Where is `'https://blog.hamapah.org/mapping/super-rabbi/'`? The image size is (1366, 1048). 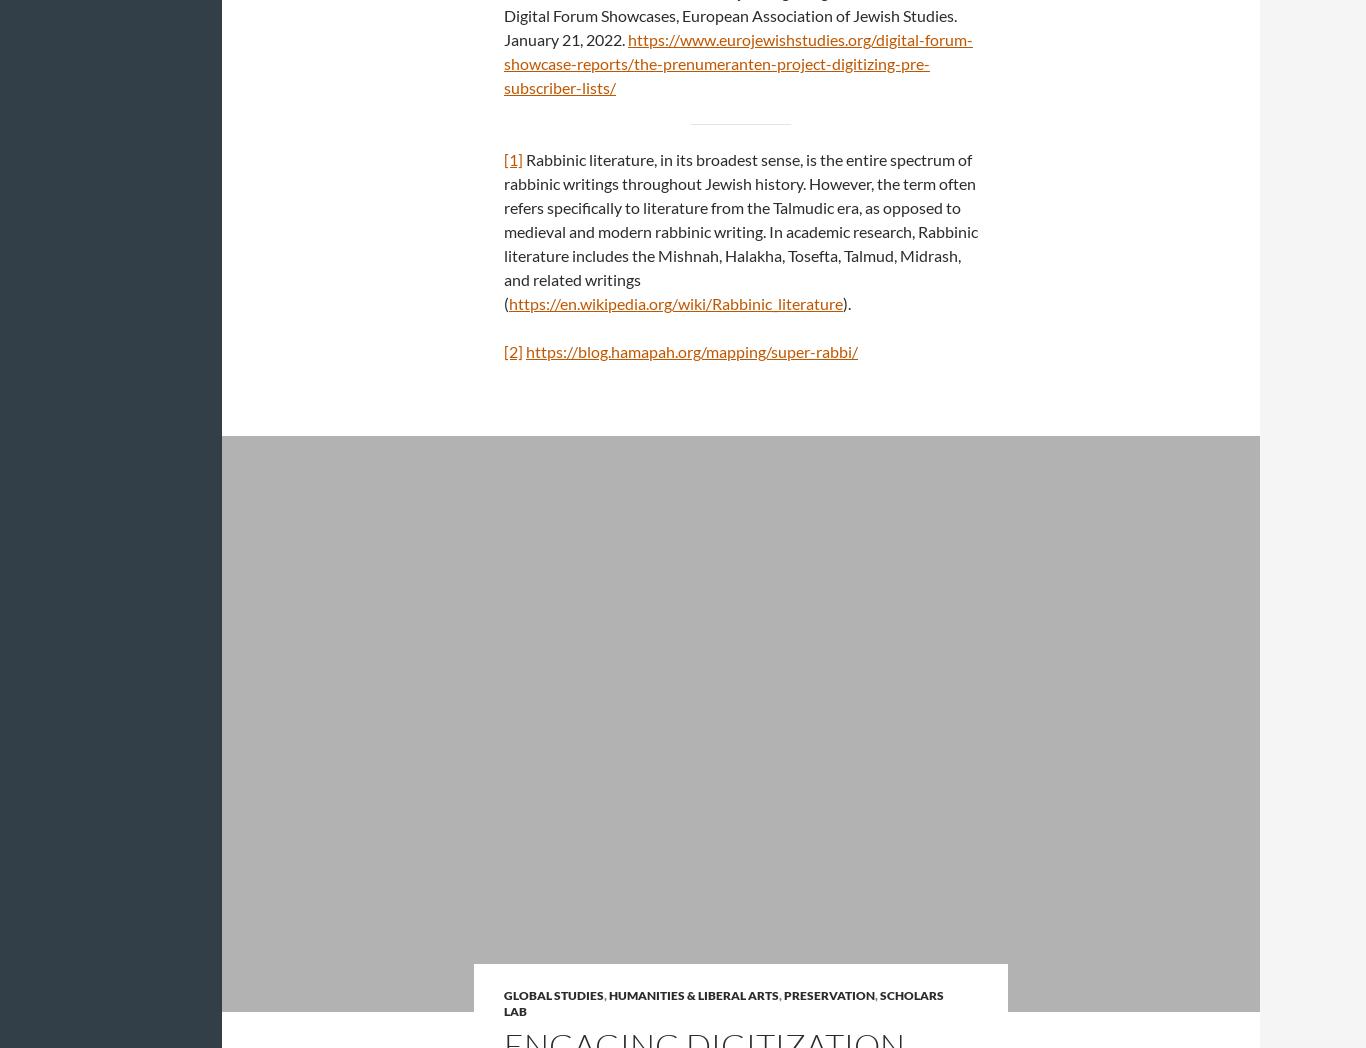 'https://blog.hamapah.org/mapping/super-rabbi/' is located at coordinates (692, 350).